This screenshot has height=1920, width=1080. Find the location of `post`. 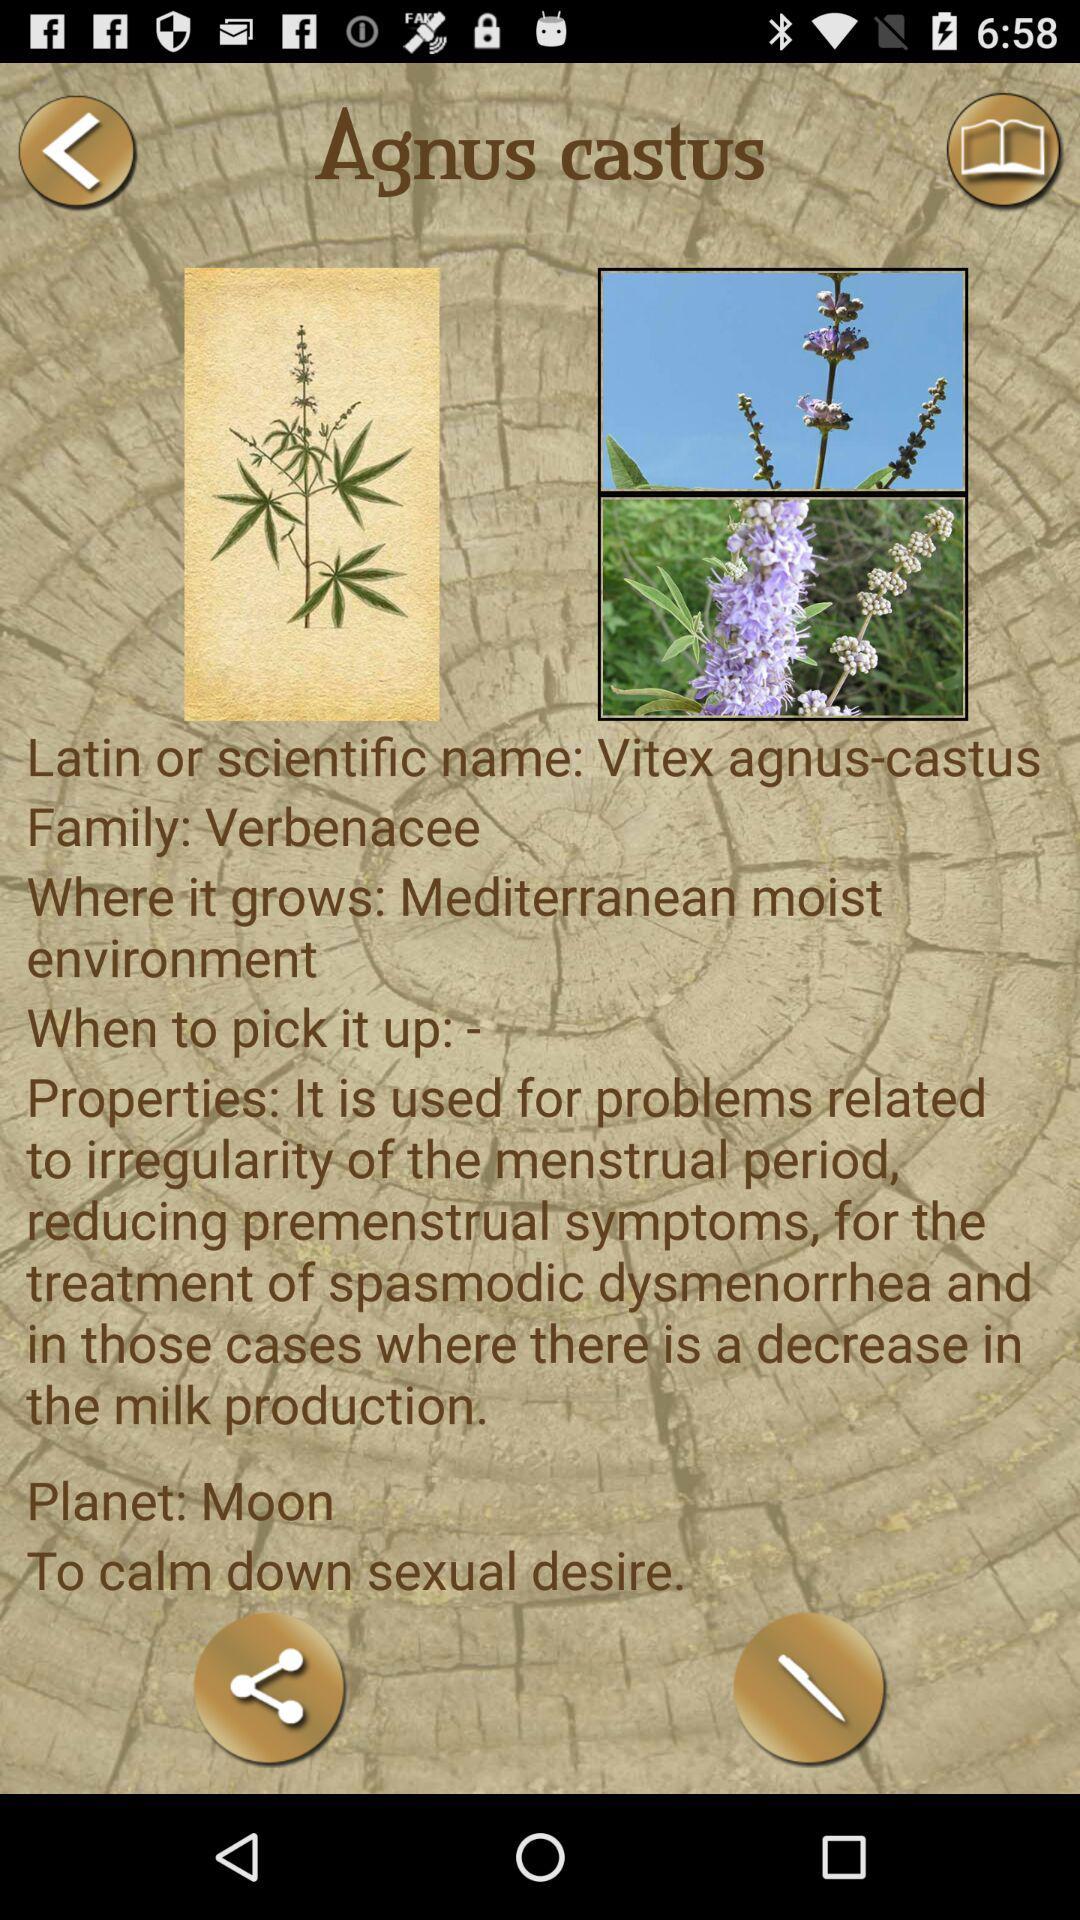

post is located at coordinates (810, 1688).